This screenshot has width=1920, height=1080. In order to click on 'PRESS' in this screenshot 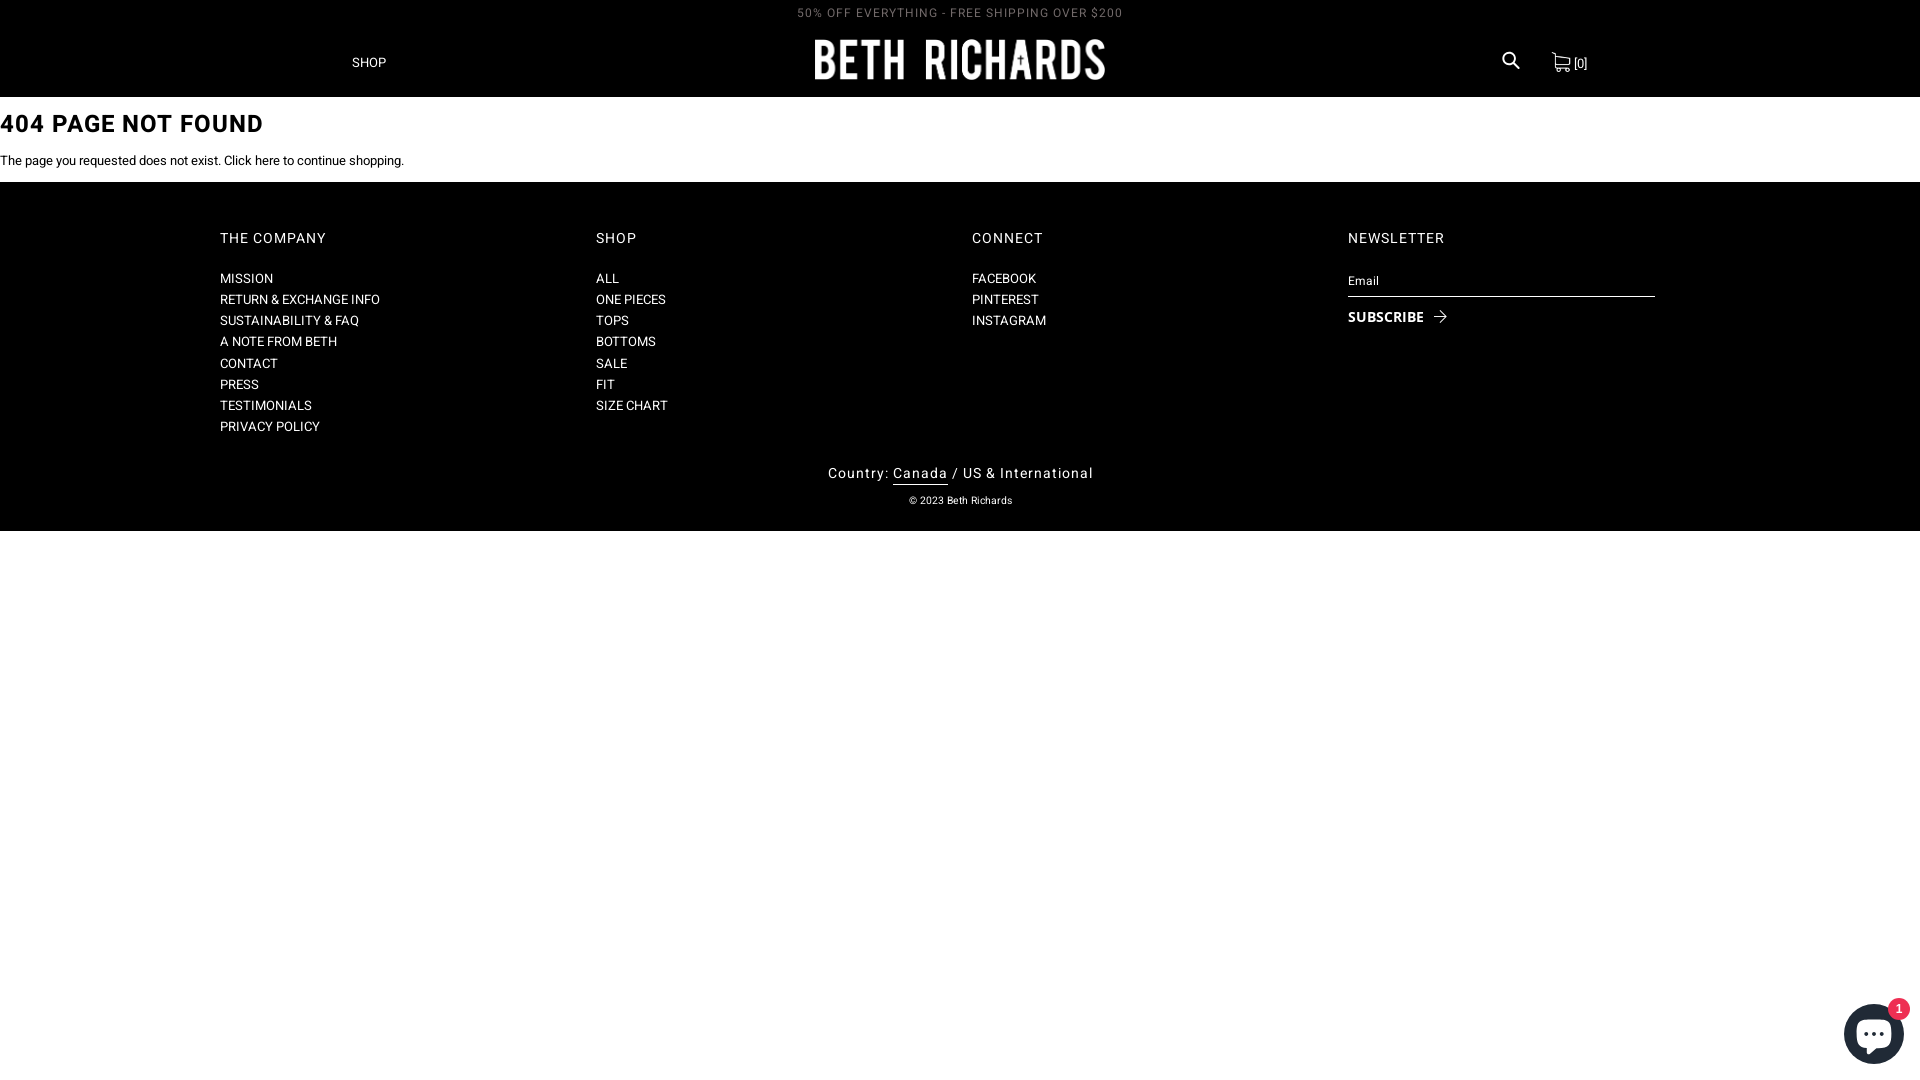, I will do `click(239, 384)`.